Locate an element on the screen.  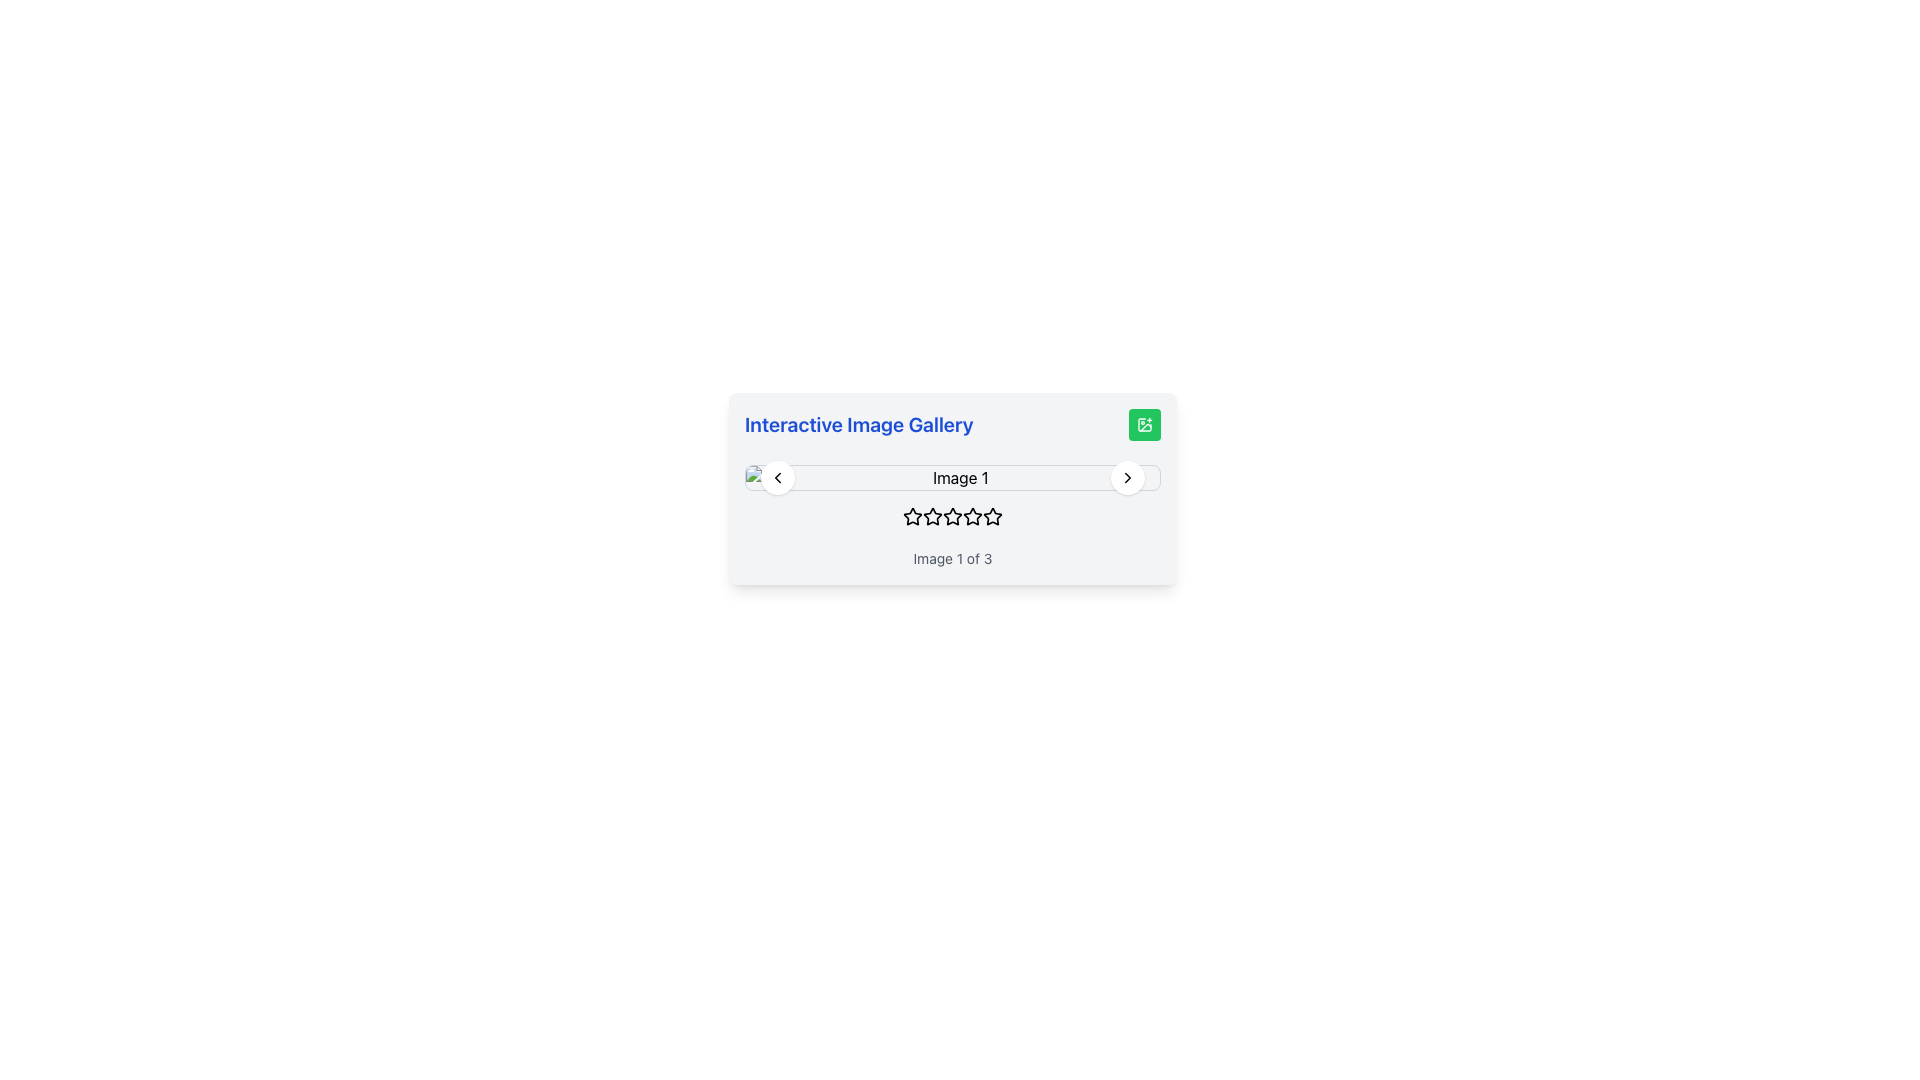
the circular button icon for navigating to the previous image in the image gallery, located on the left side of the horizontal navigation bar is located at coordinates (776, 478).